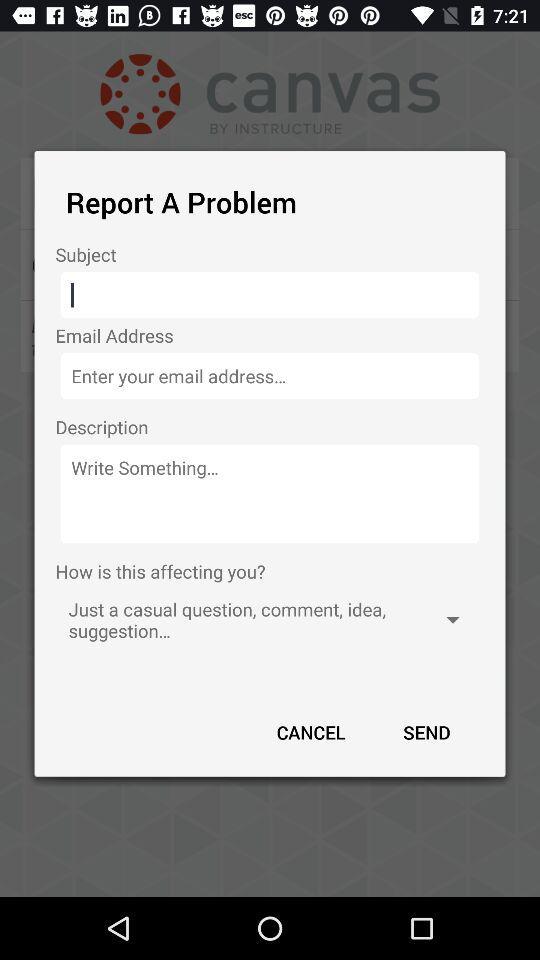 This screenshot has height=960, width=540. I want to click on the cancel, so click(311, 731).